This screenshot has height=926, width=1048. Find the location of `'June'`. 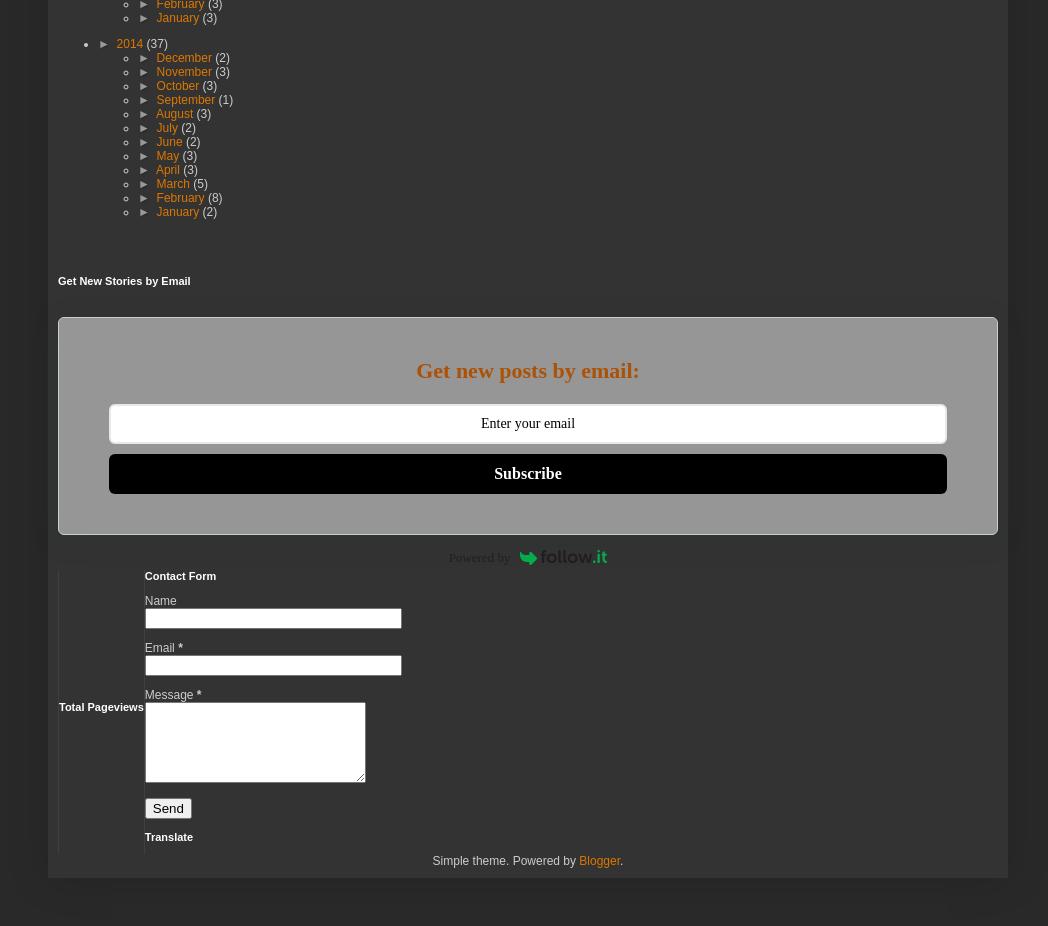

'June' is located at coordinates (156, 140).